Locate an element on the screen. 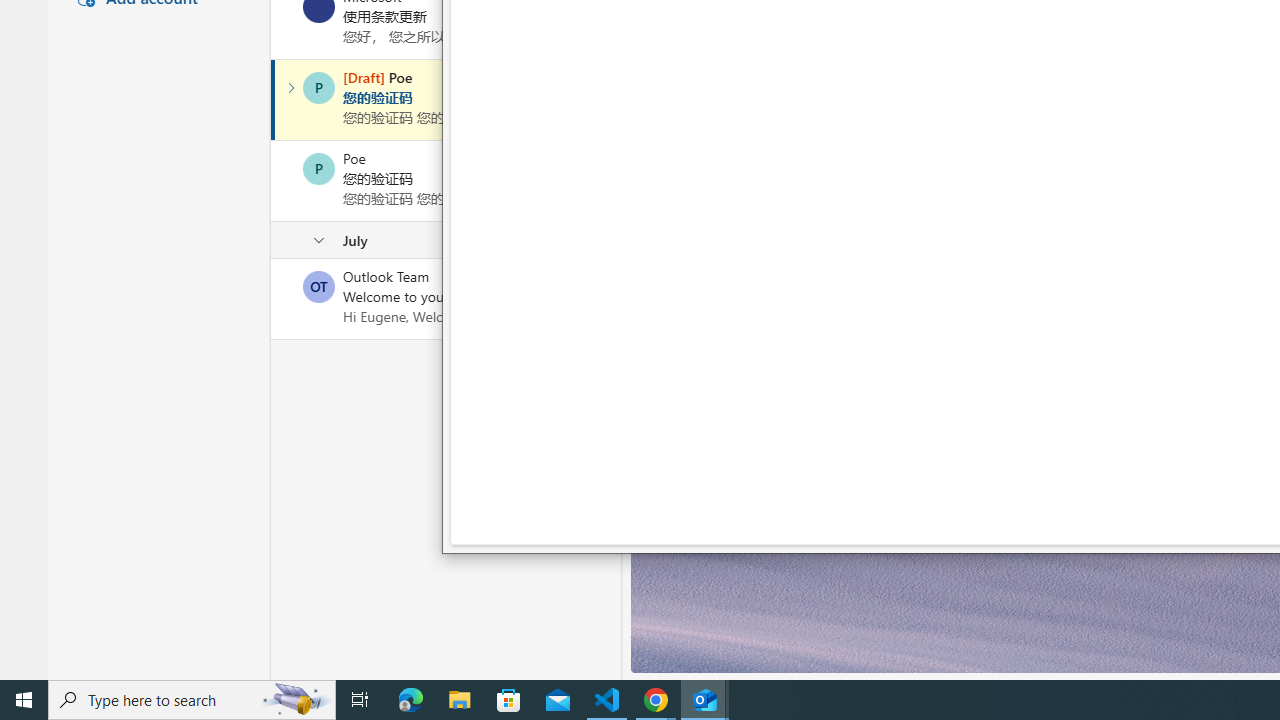 This screenshot has height=720, width=1280. 'File Explorer' is located at coordinates (459, 698).